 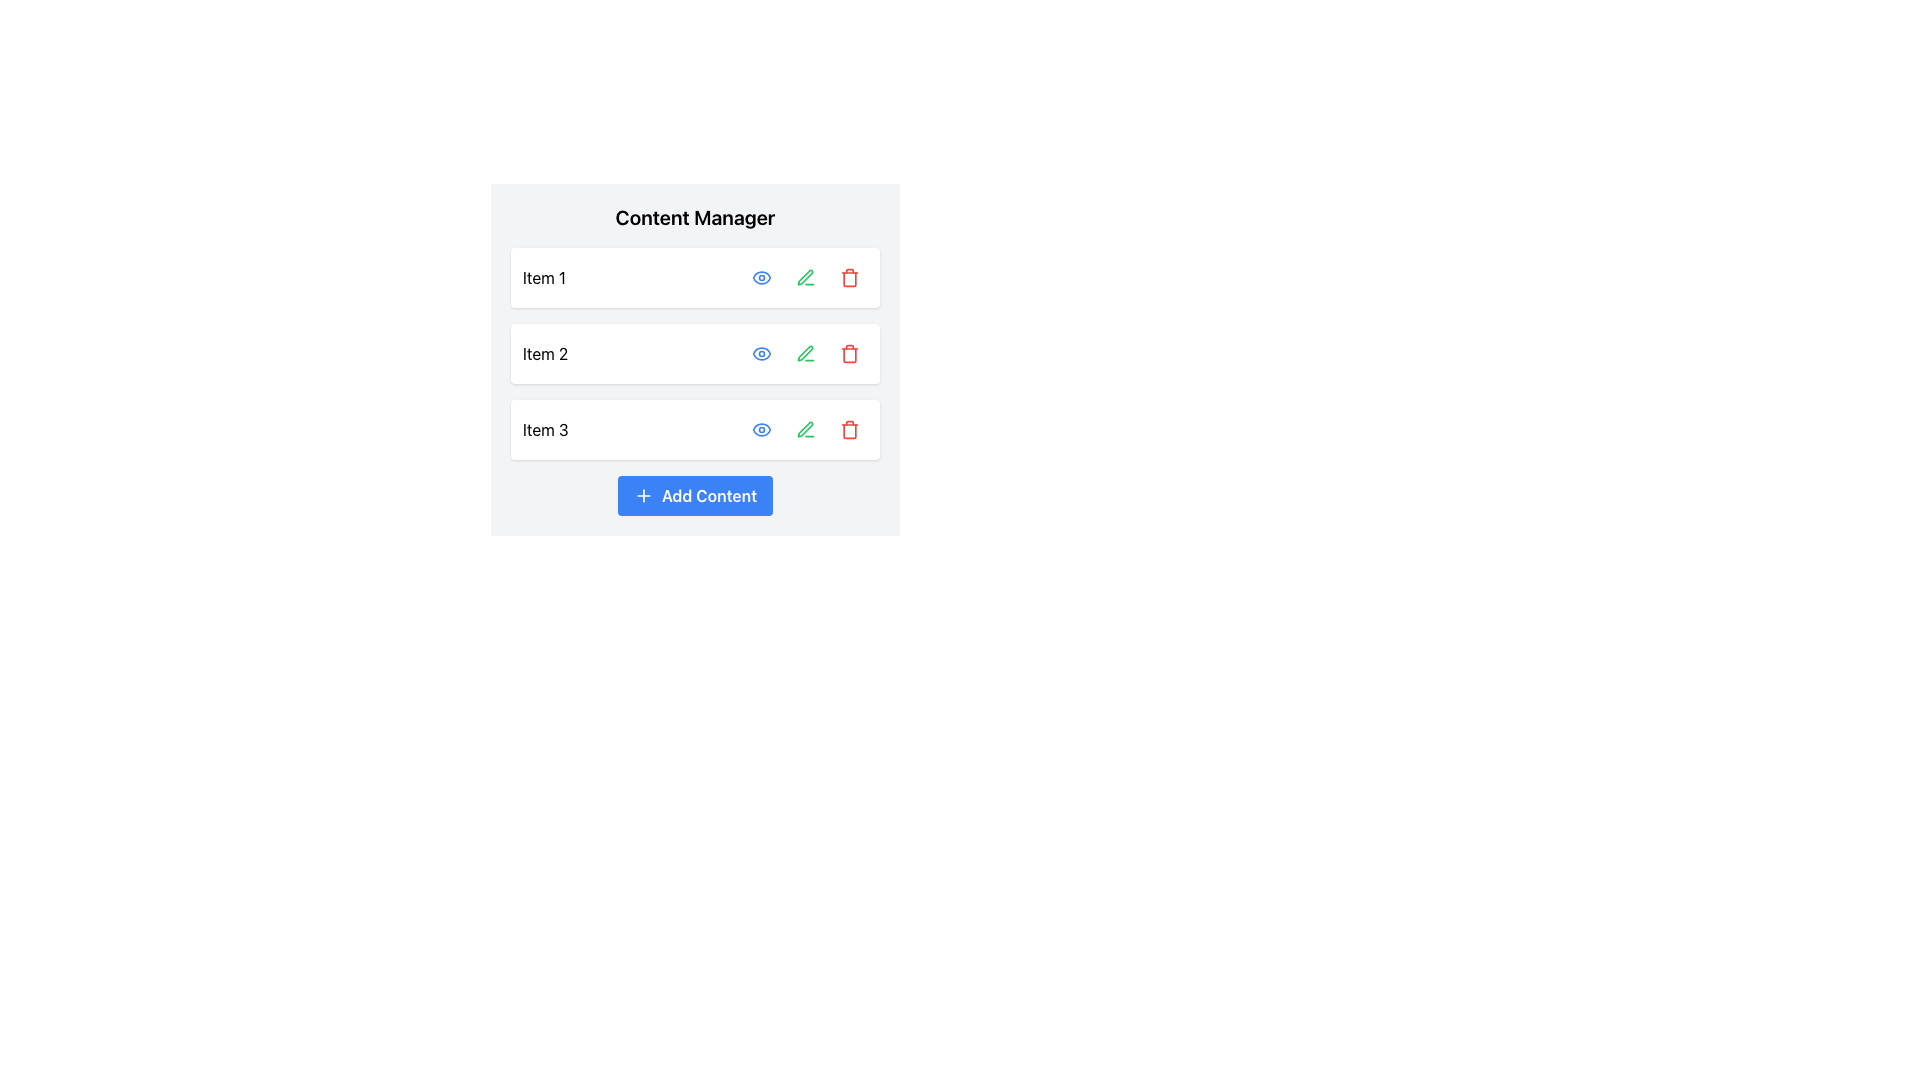 I want to click on the edit button for 'Item 1' in the Content Manager interface, so click(x=806, y=277).